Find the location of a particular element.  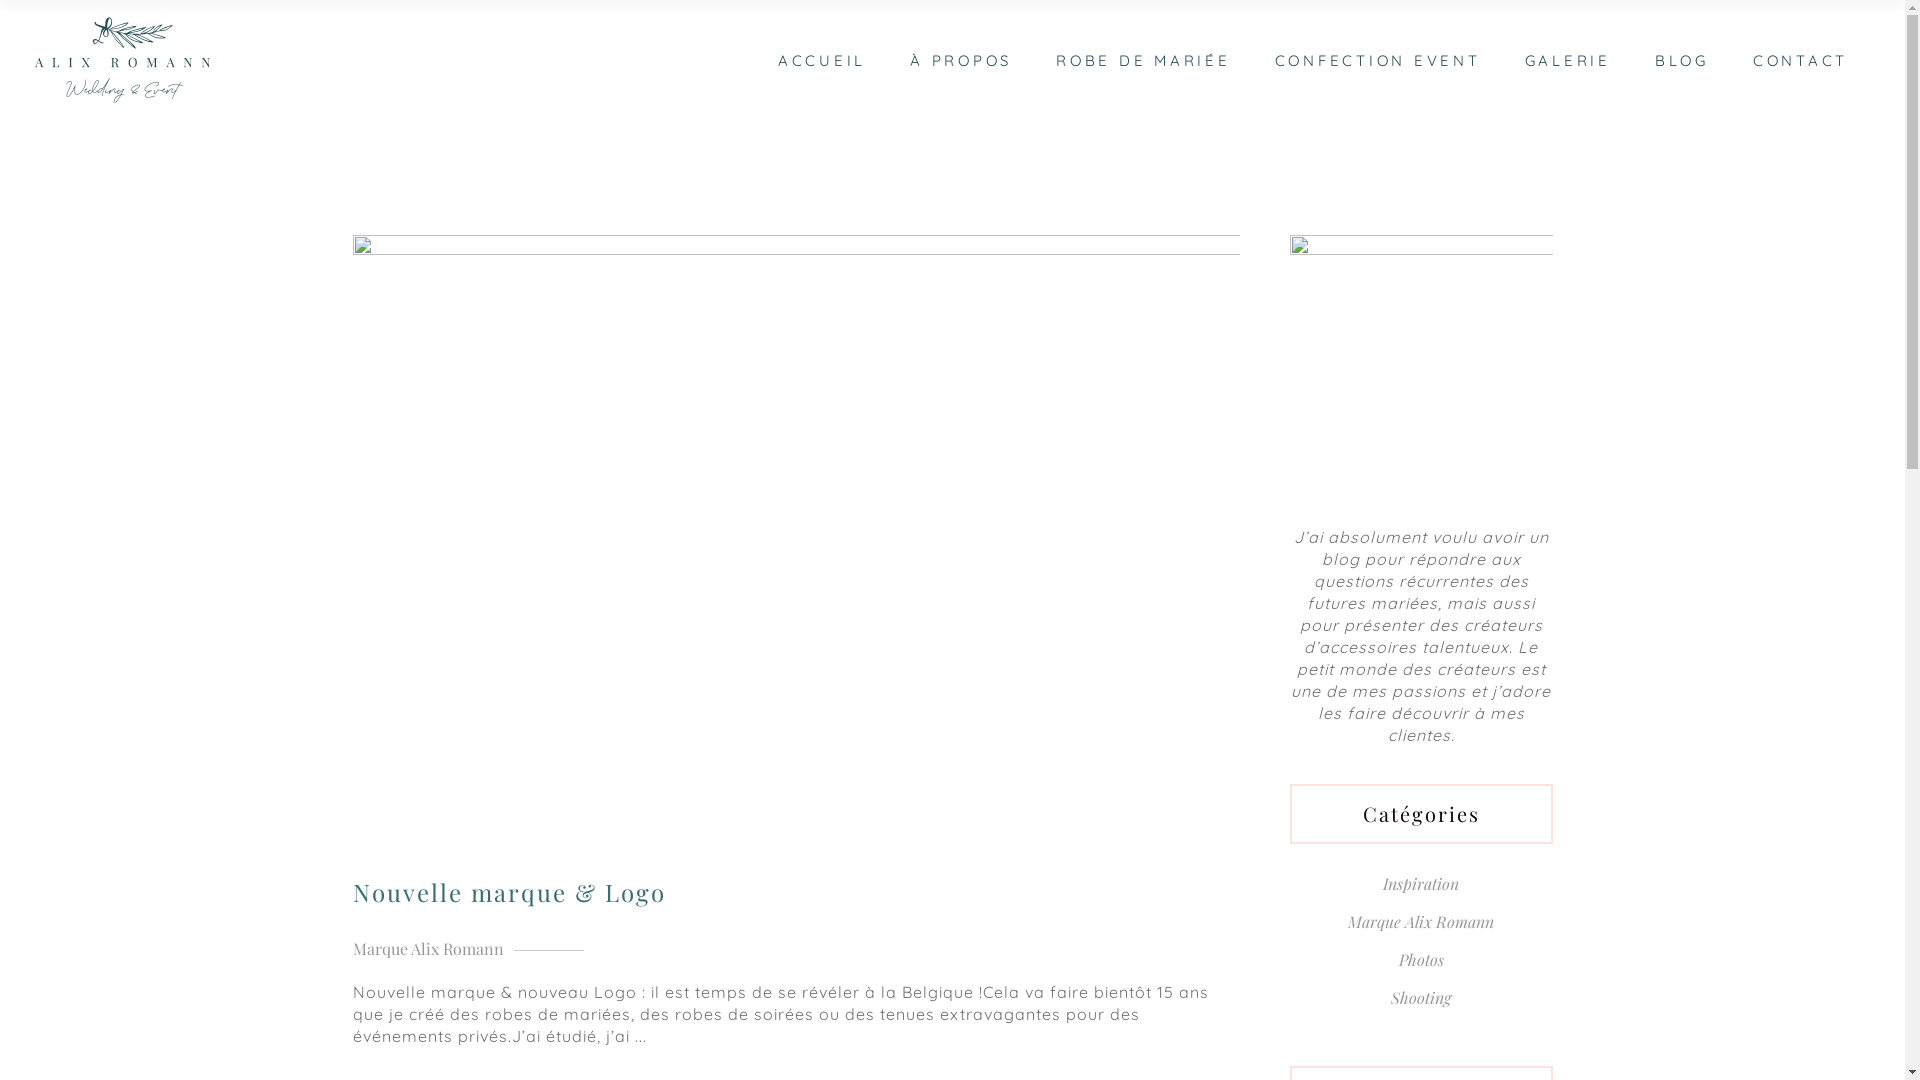

'Nouvelle marque & Logo' is located at coordinates (508, 890).